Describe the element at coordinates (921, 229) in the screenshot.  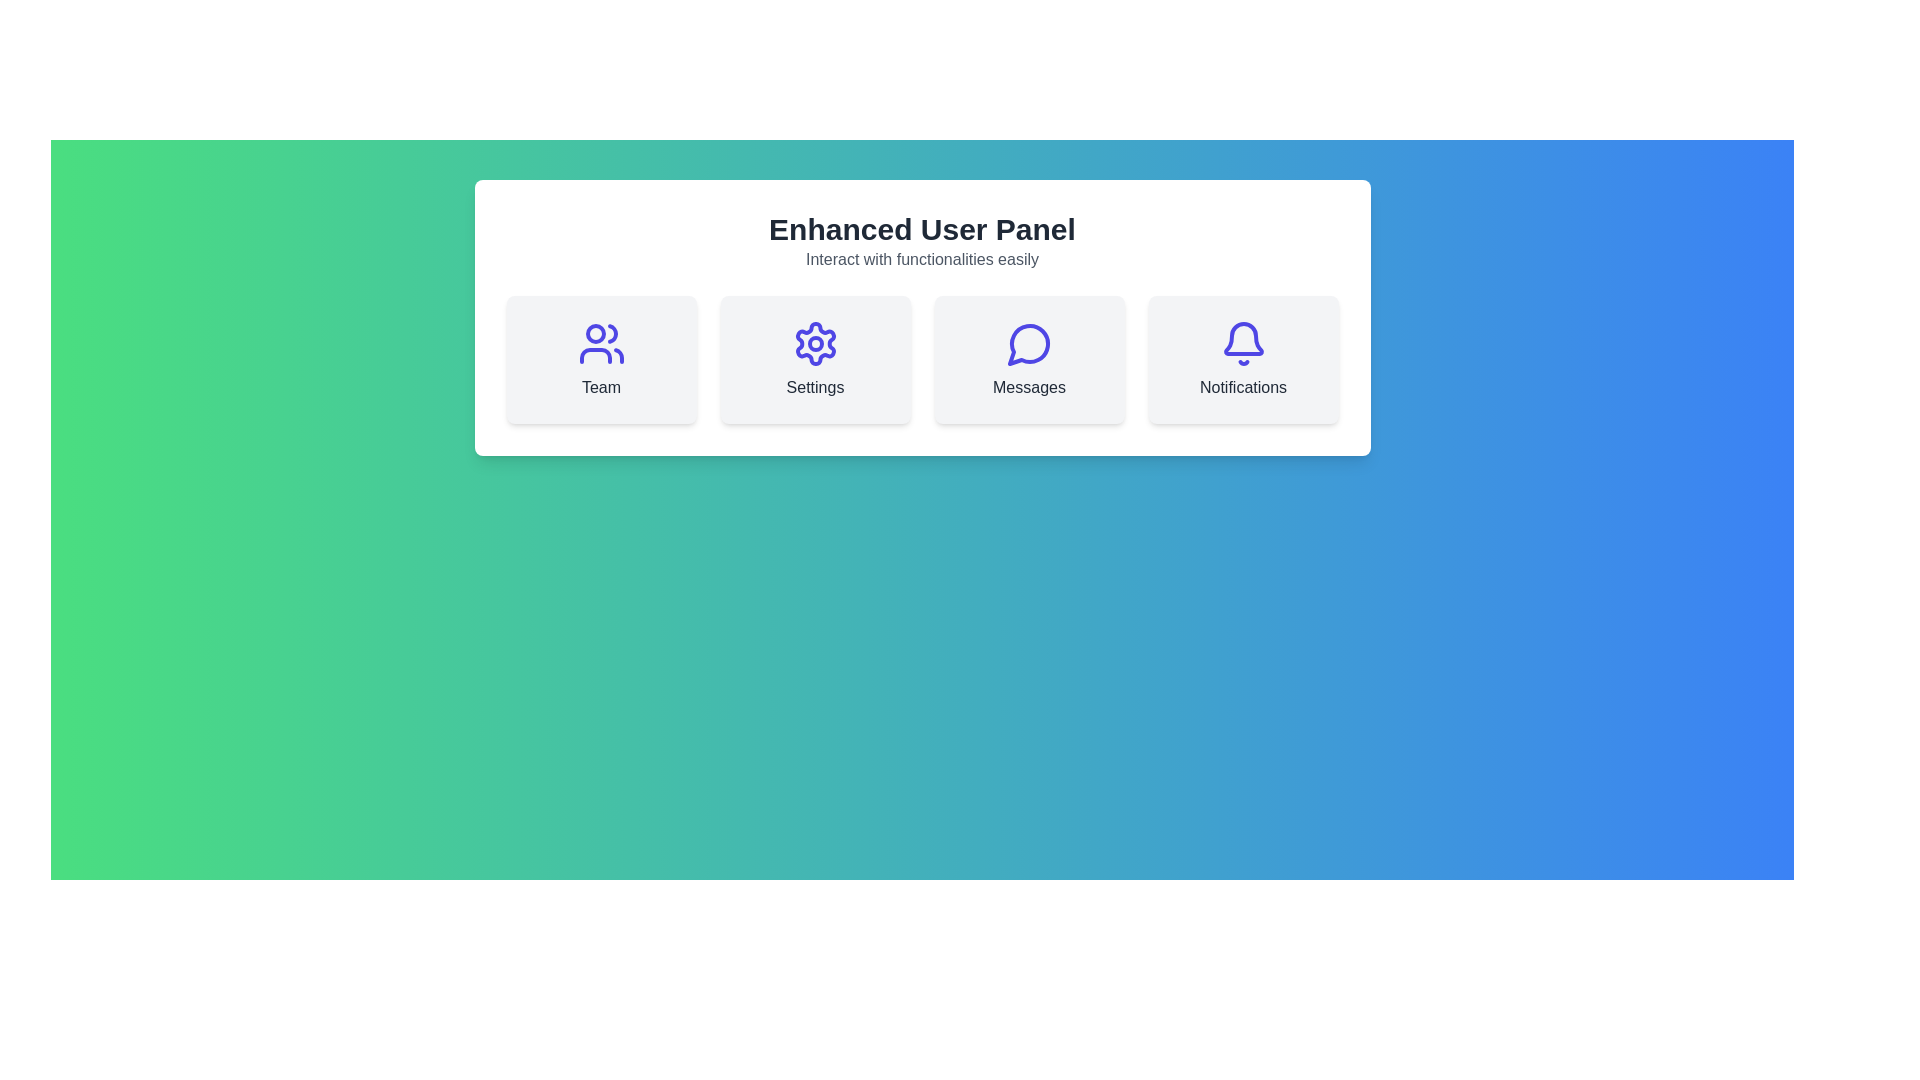
I see `the header text element that serves as a title for the panel to copy it` at that location.